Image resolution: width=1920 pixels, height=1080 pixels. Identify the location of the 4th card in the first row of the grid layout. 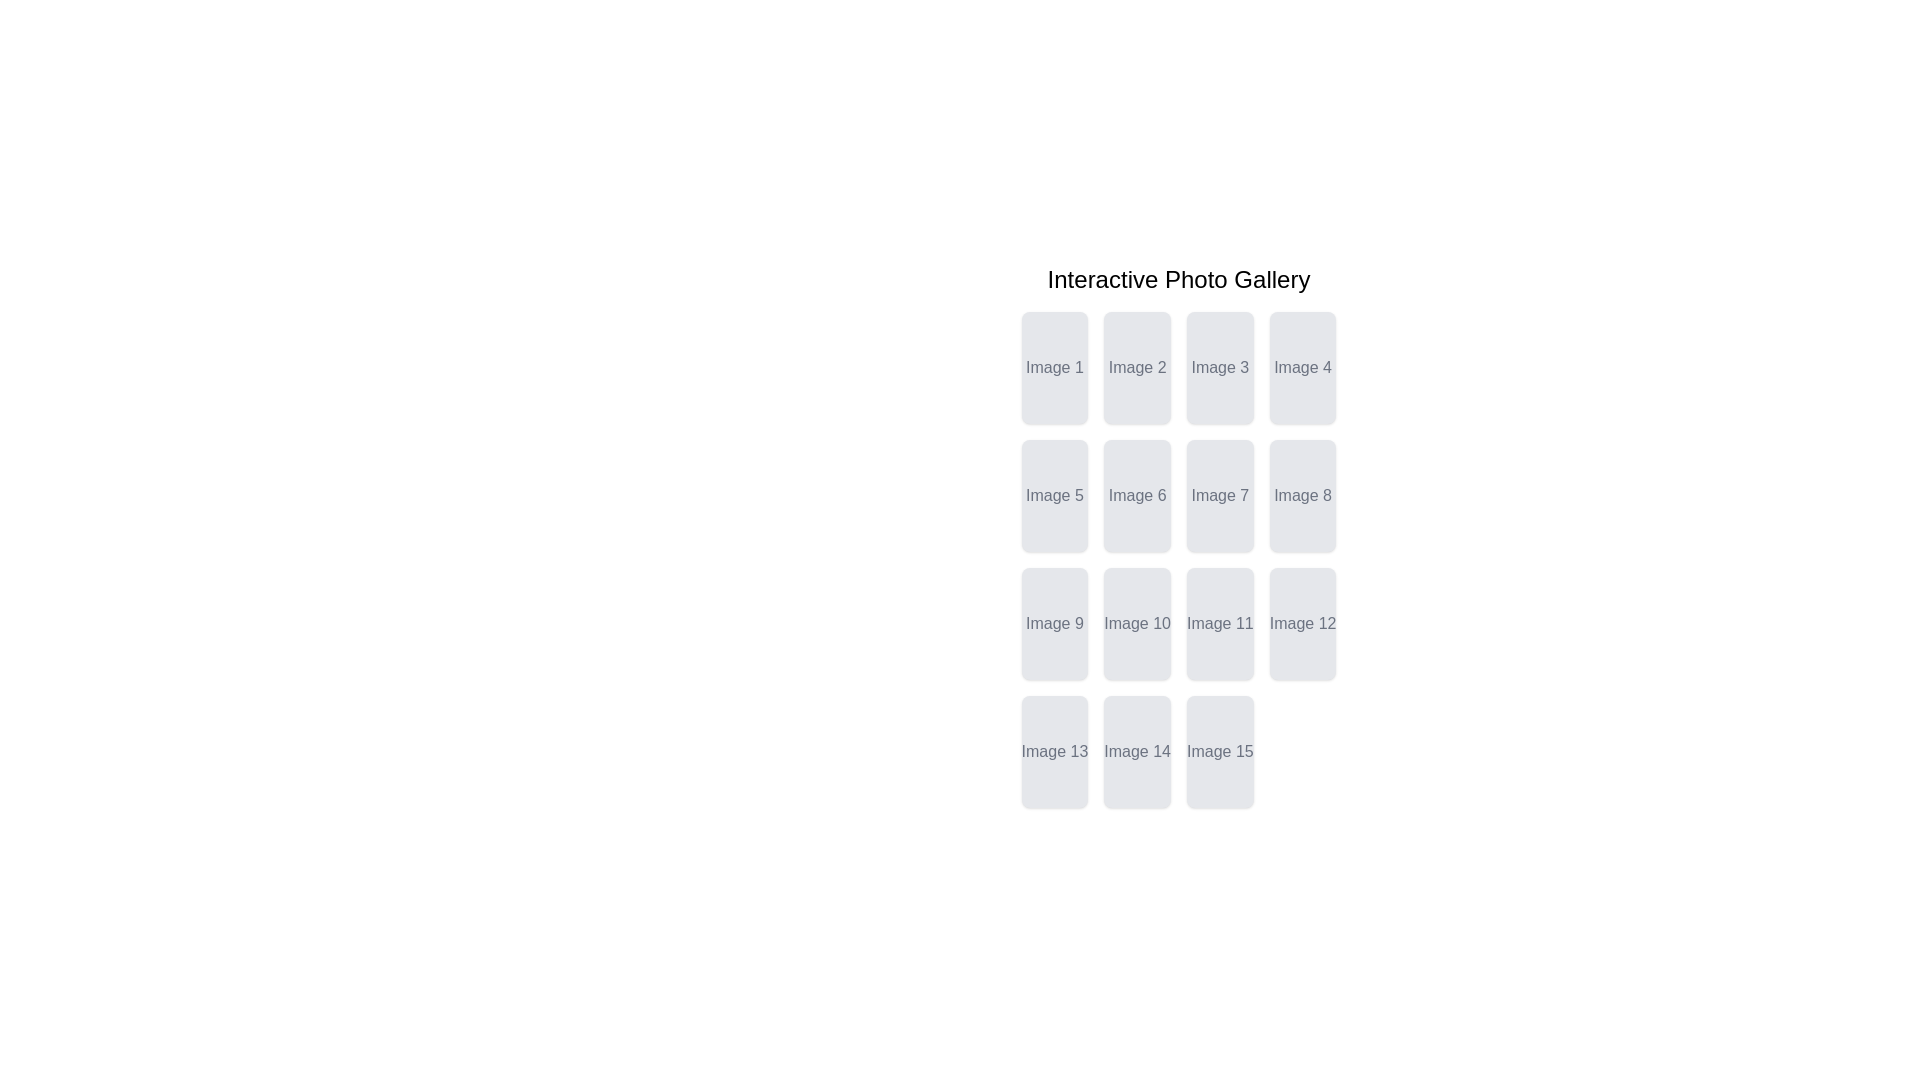
(1303, 367).